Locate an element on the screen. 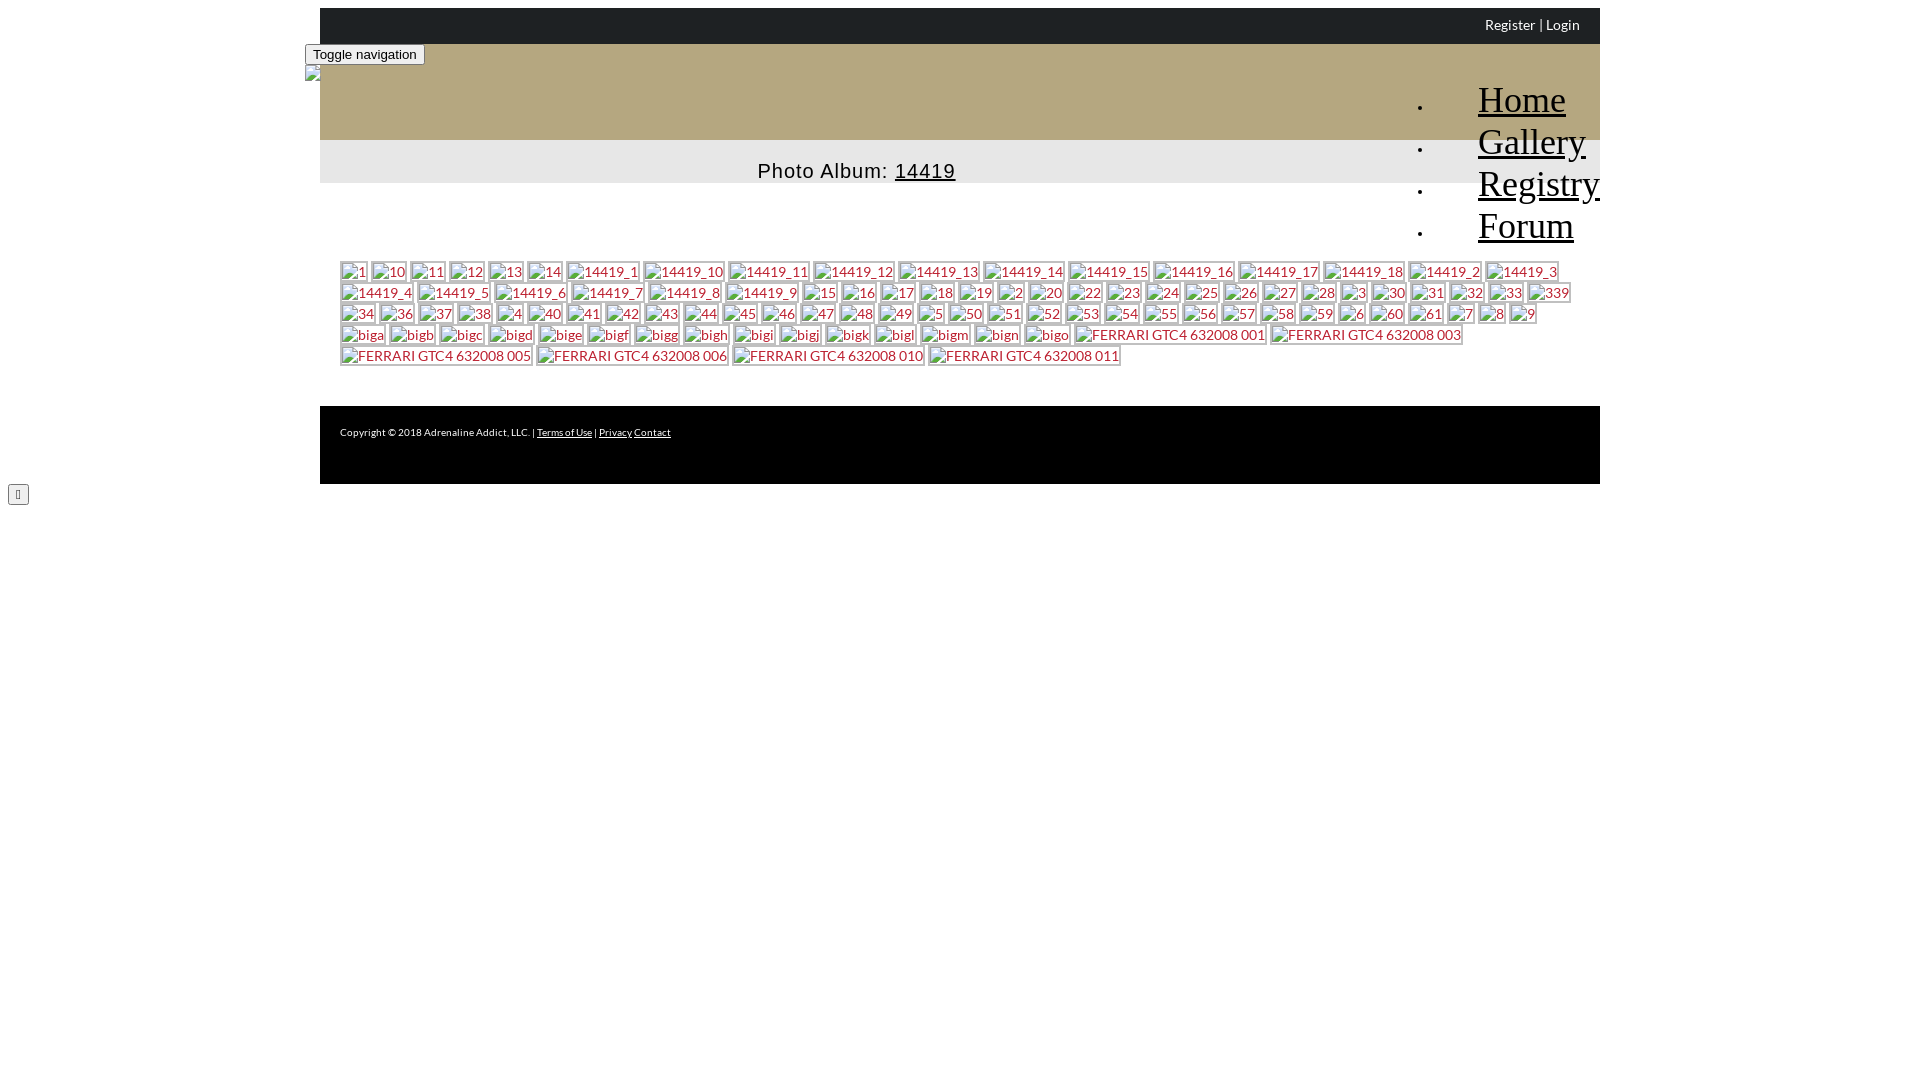  '10 (click to enlarge)' is located at coordinates (370, 271).